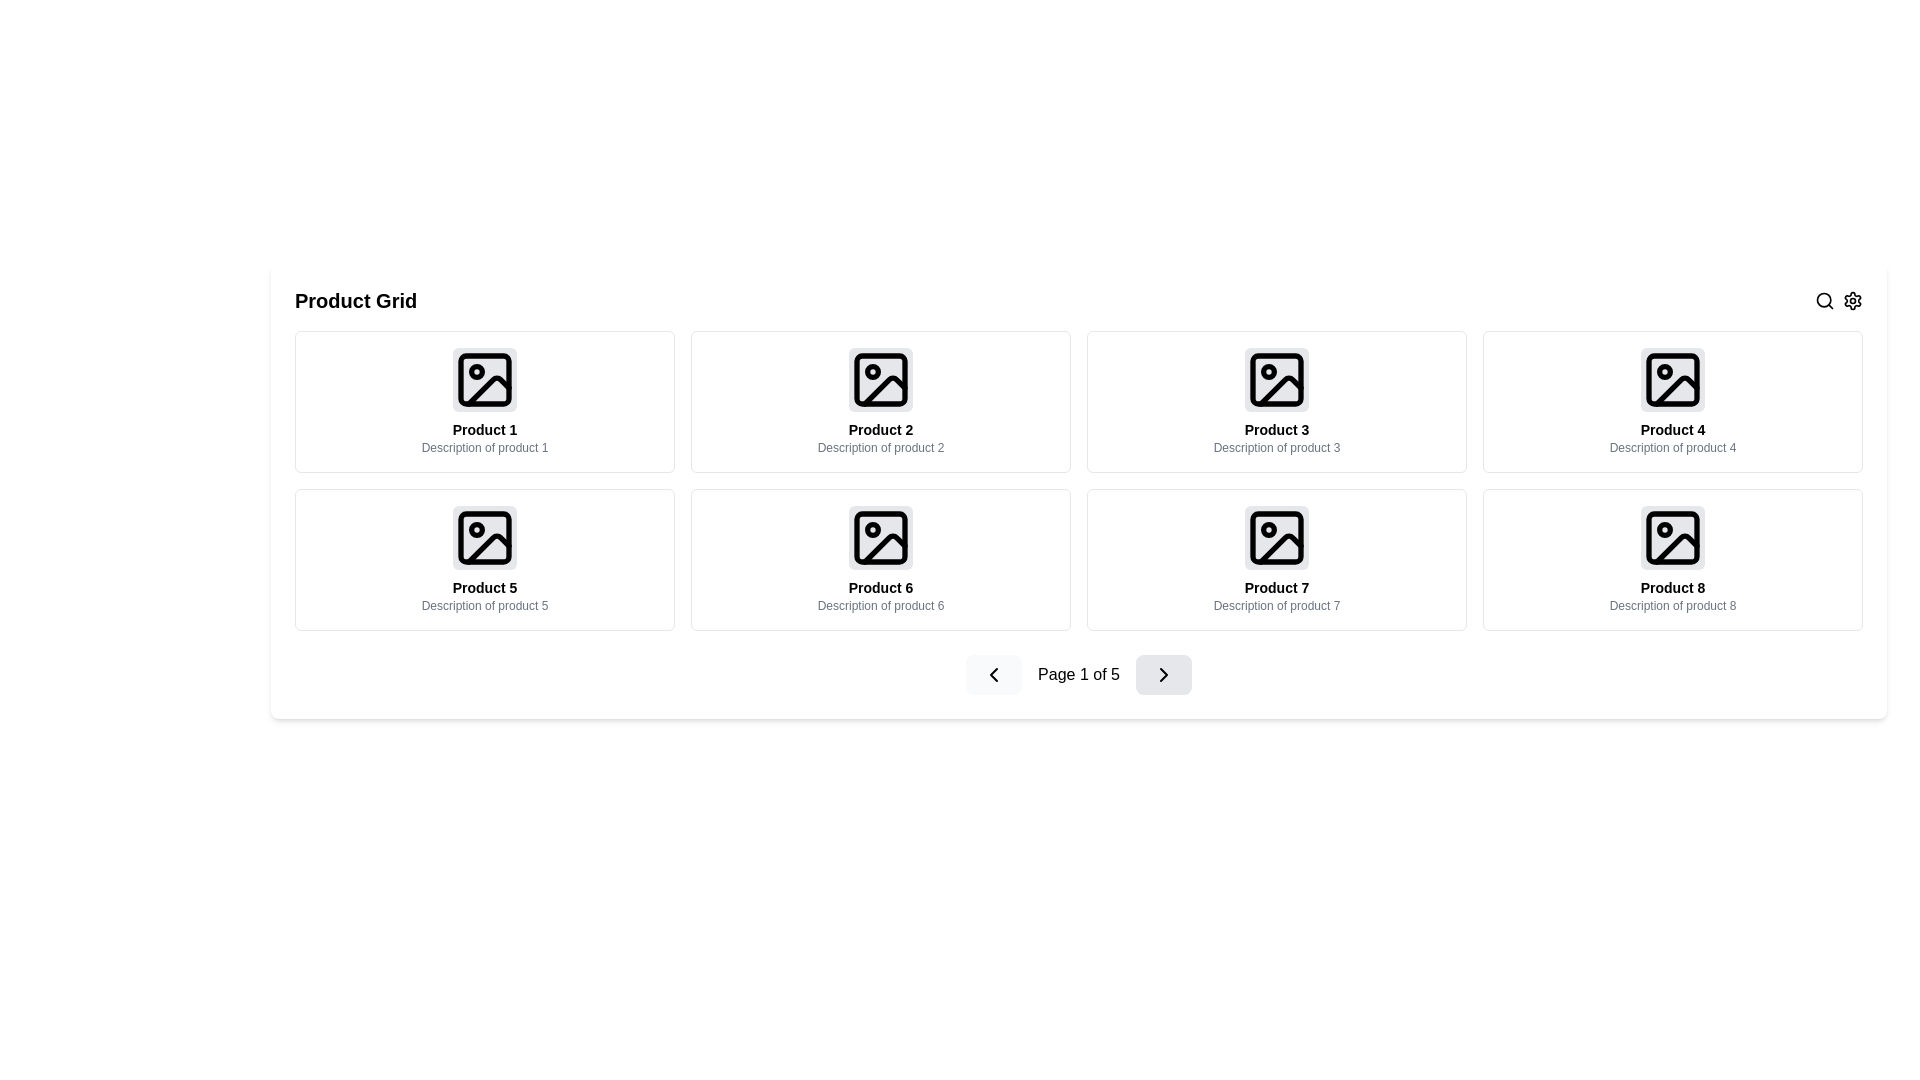 This screenshot has width=1920, height=1080. What do you see at coordinates (484, 446) in the screenshot?
I see `the Text Label located beneath the heading 'Product 1' and the central image of the first product card in the grid layout` at bounding box center [484, 446].